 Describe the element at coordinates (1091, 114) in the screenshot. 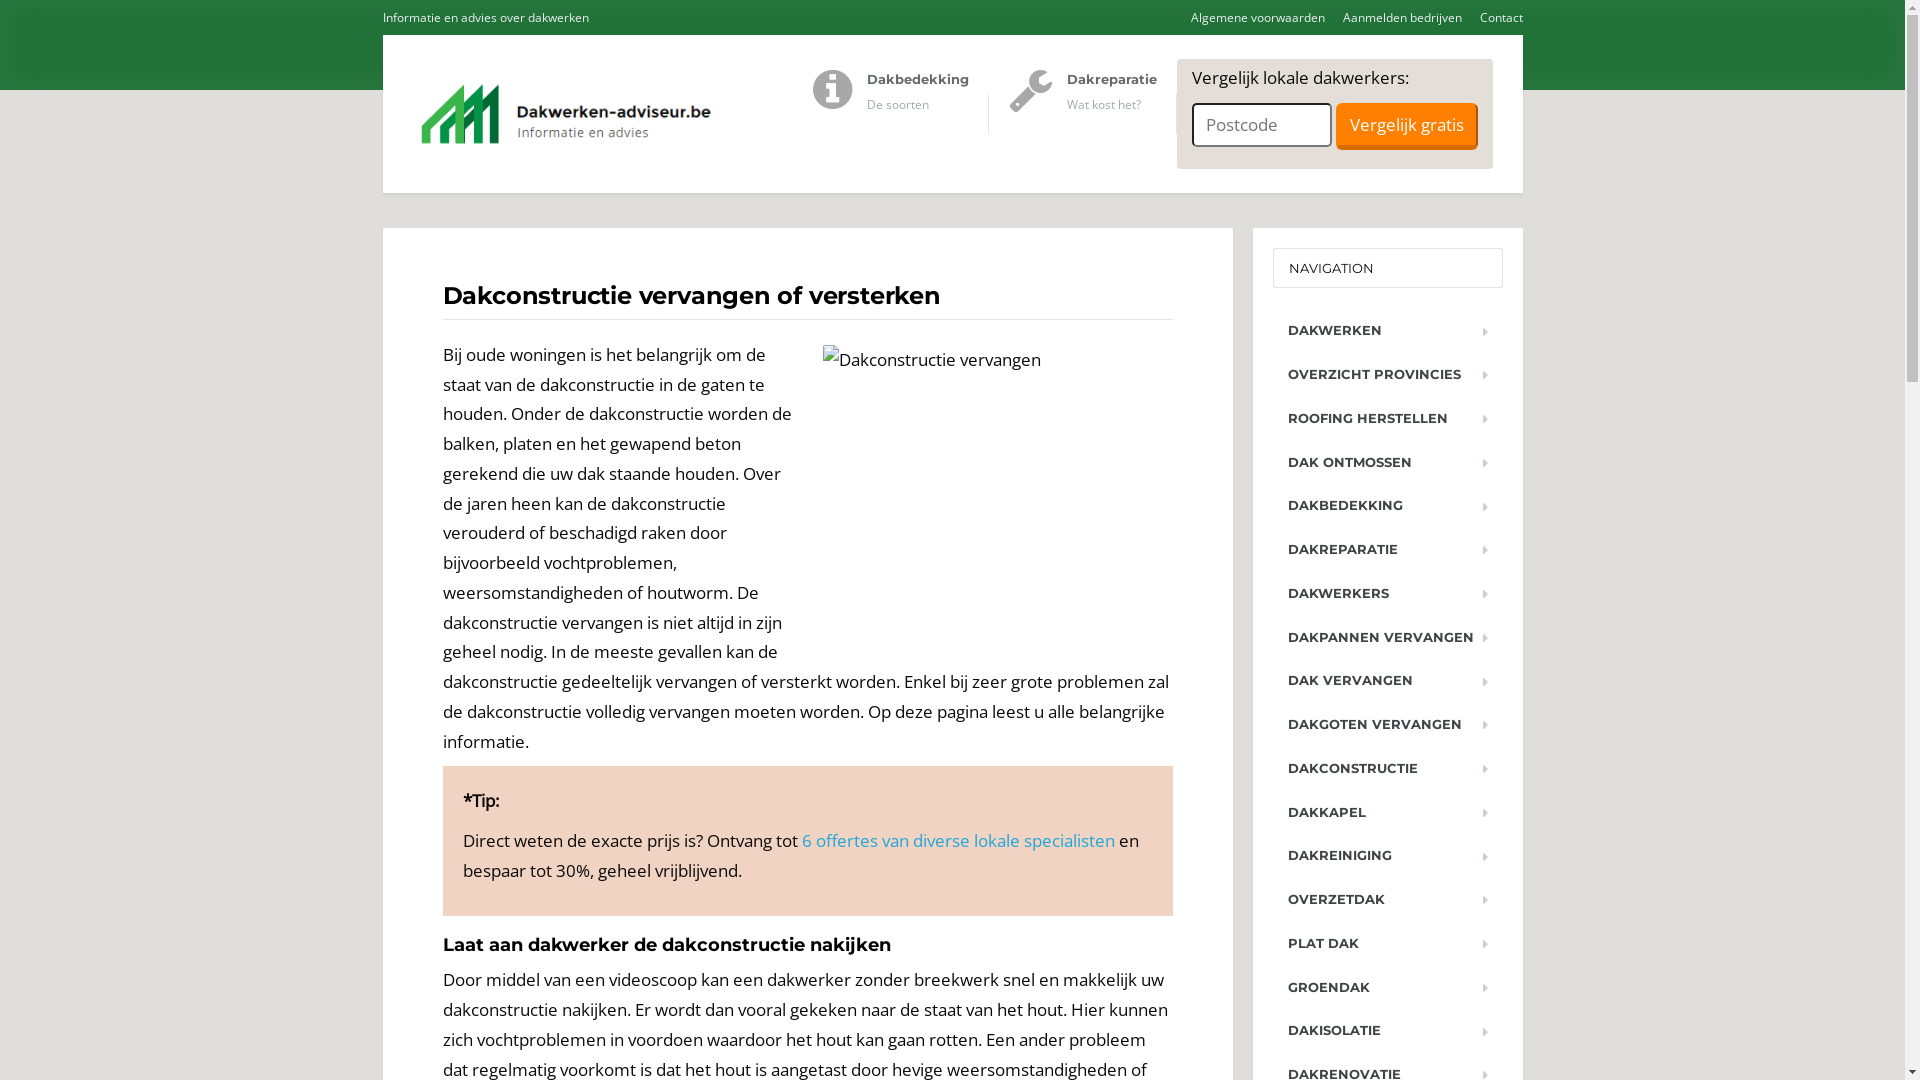

I see `'Dakreparatie` at that location.